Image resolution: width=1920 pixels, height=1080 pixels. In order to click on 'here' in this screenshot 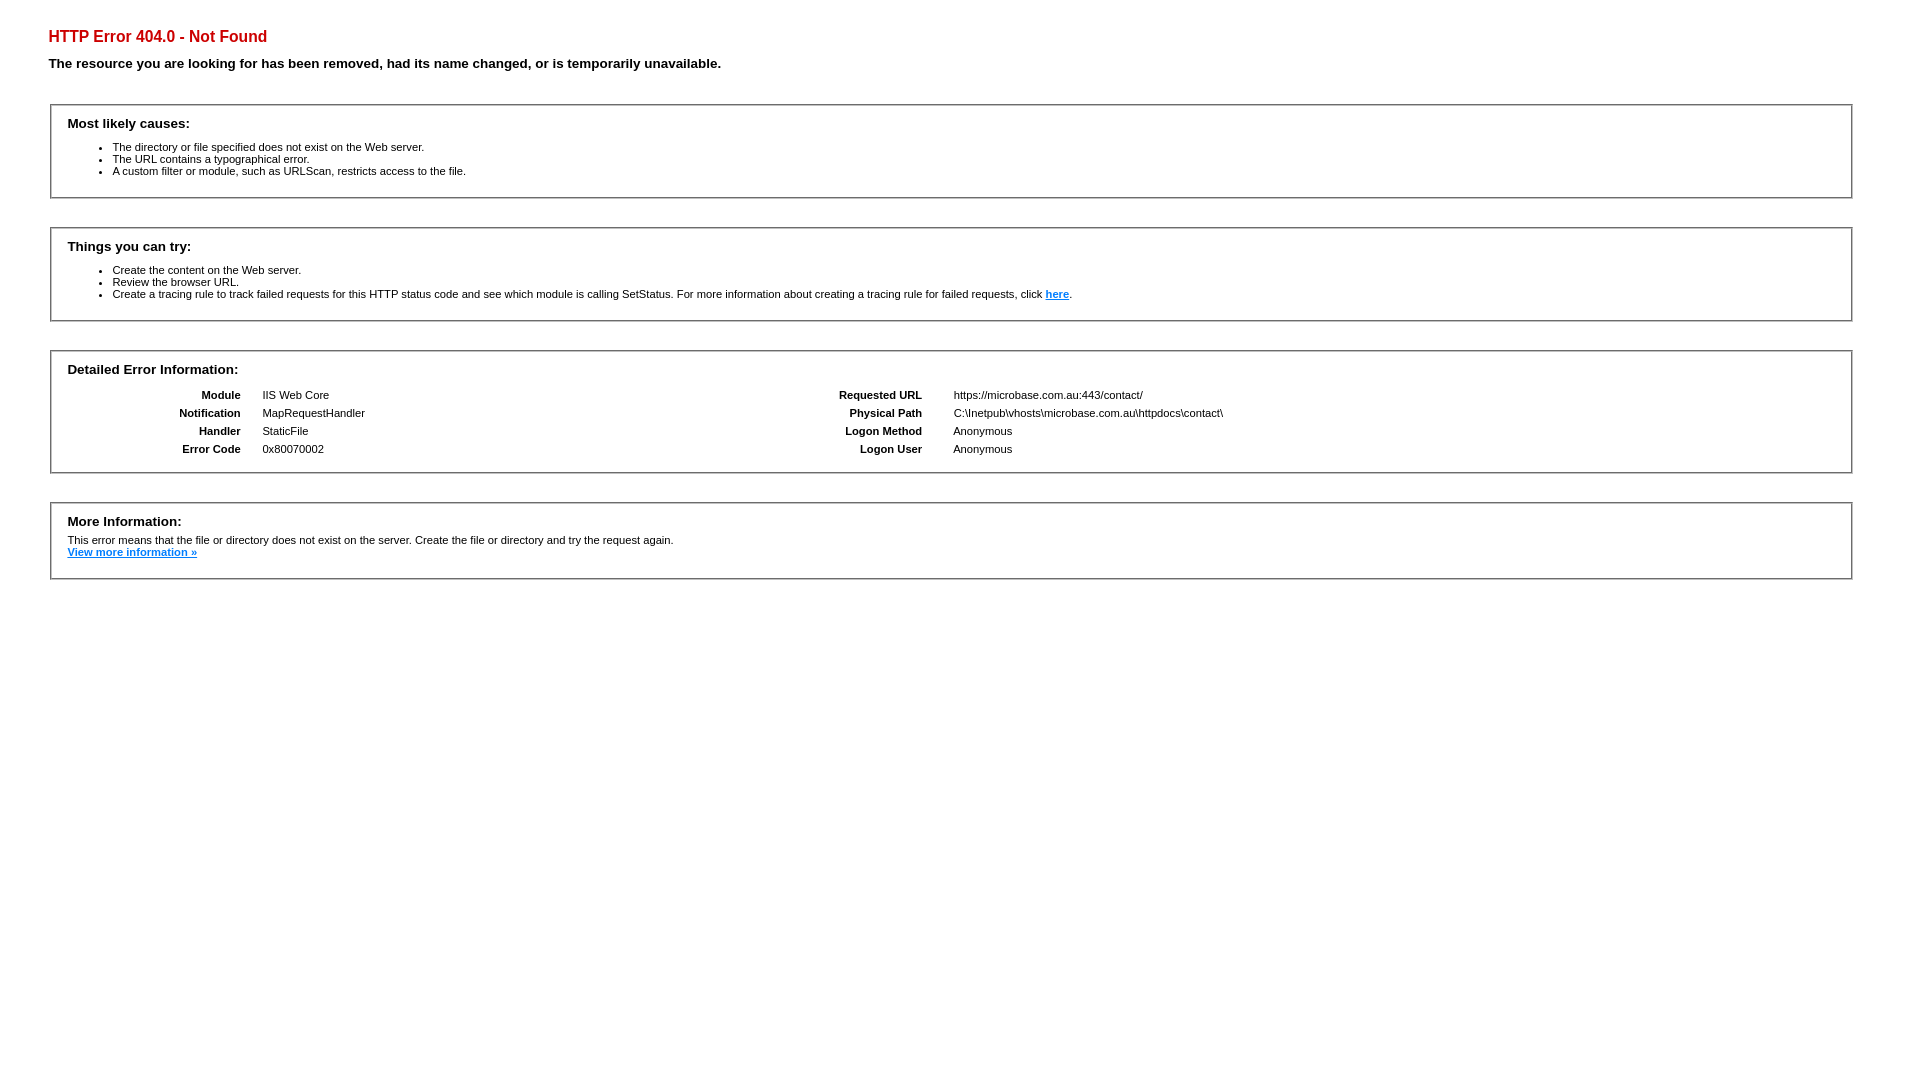, I will do `click(1056, 293)`.